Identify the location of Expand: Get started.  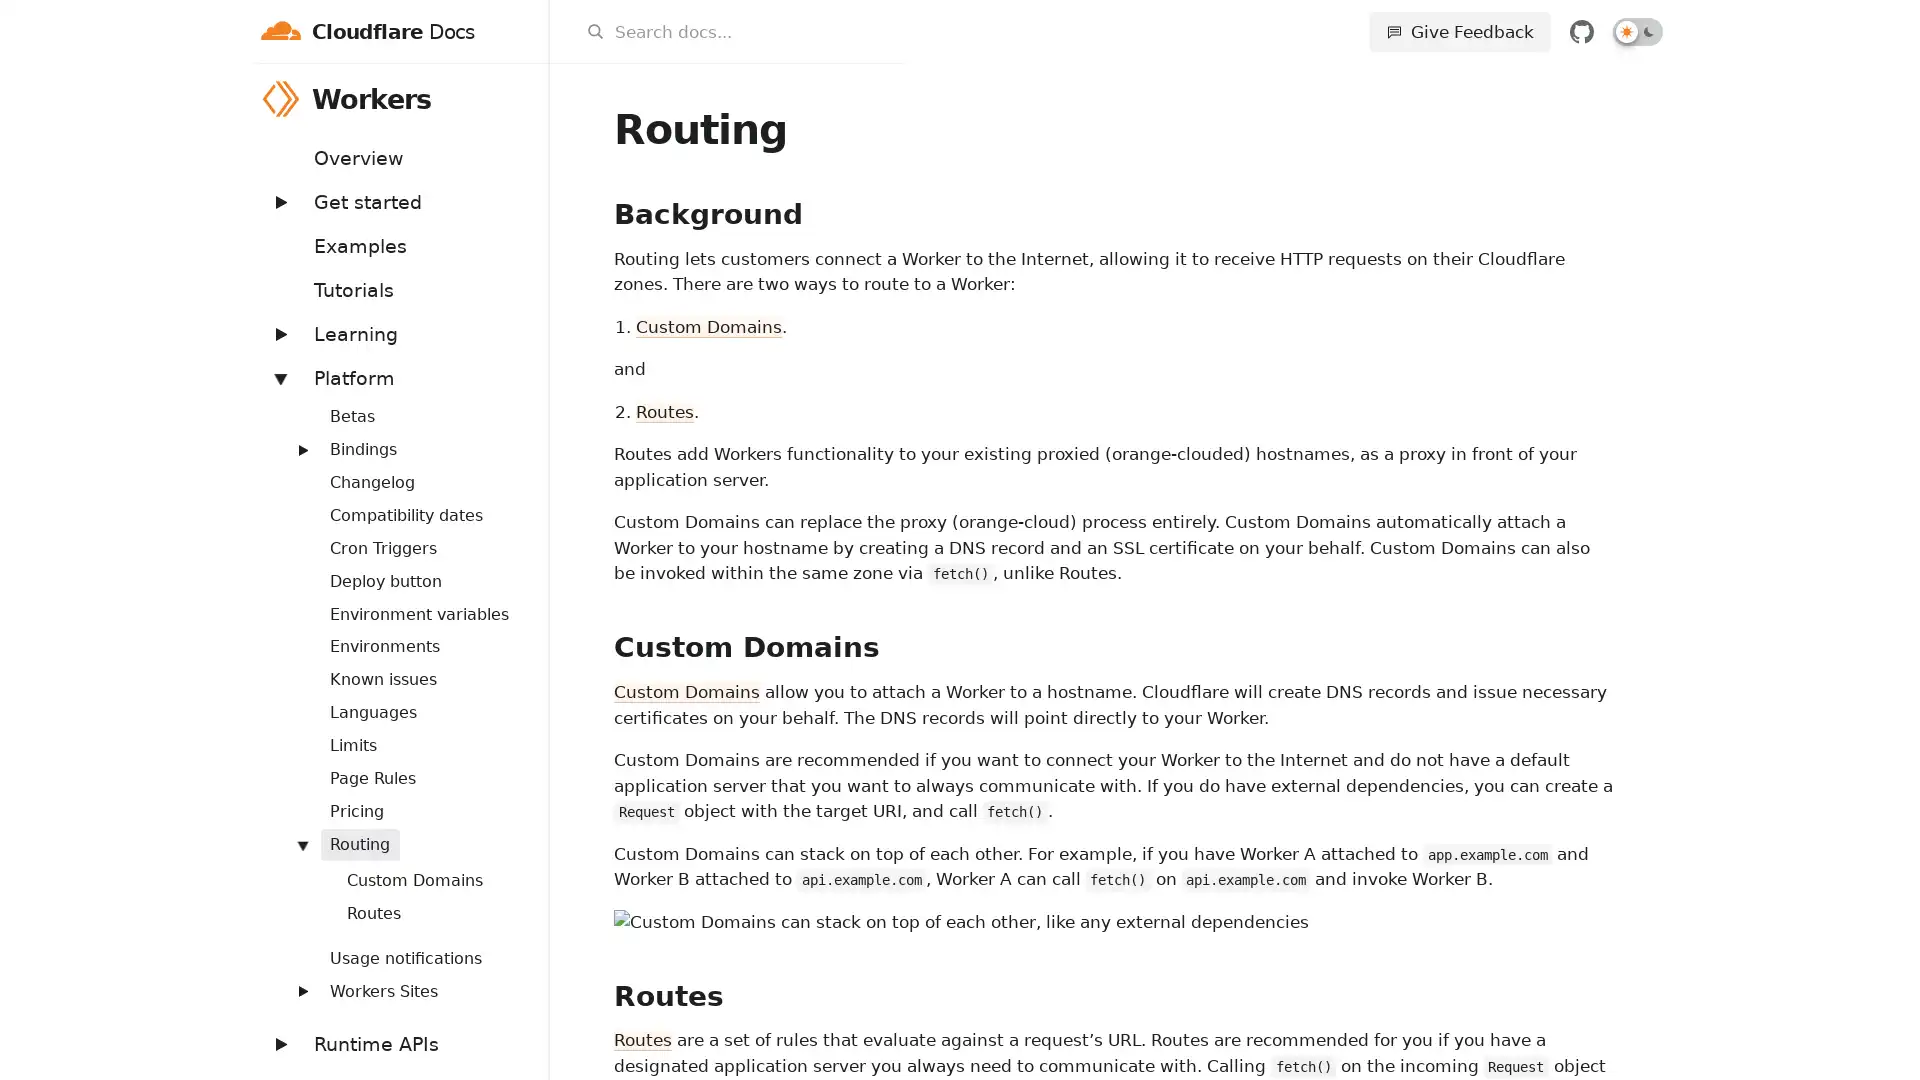
(278, 201).